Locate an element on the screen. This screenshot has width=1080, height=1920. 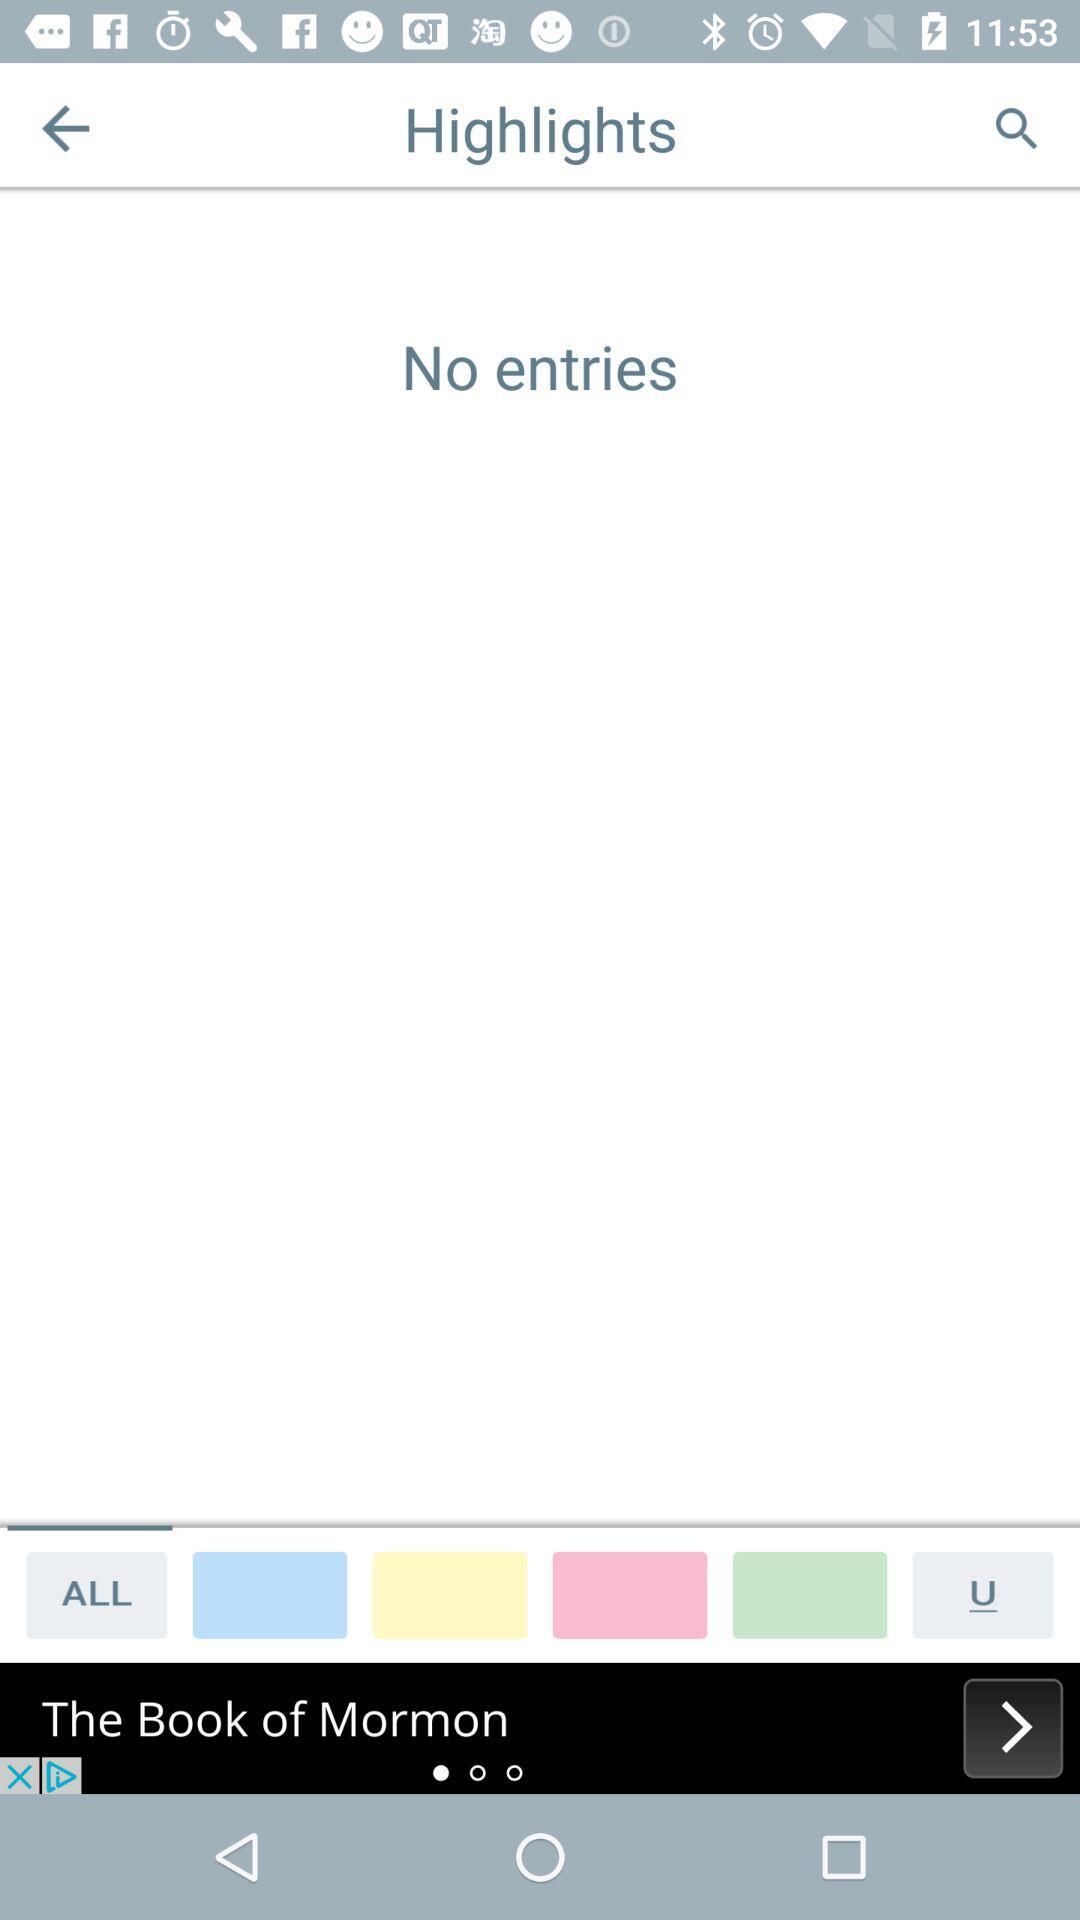
go back is located at coordinates (64, 127).